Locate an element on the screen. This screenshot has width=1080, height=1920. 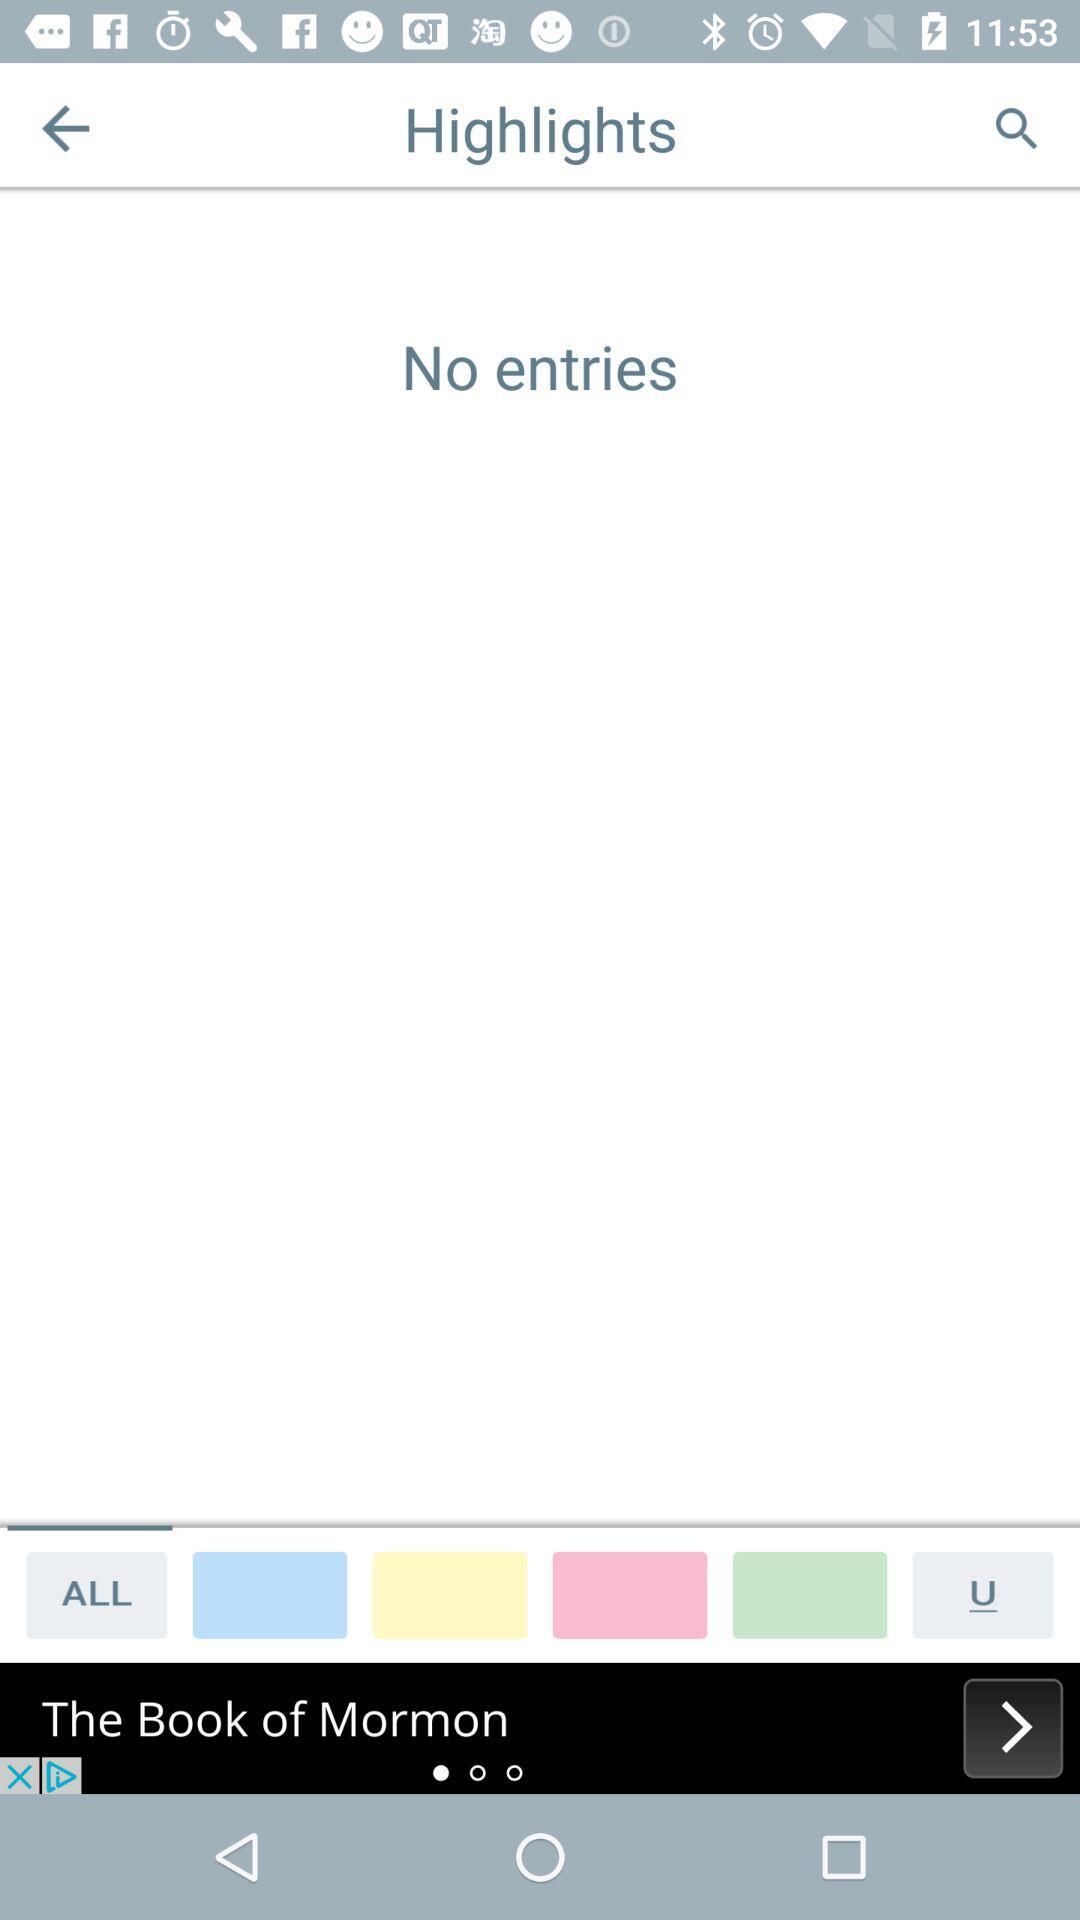
go back is located at coordinates (64, 127).